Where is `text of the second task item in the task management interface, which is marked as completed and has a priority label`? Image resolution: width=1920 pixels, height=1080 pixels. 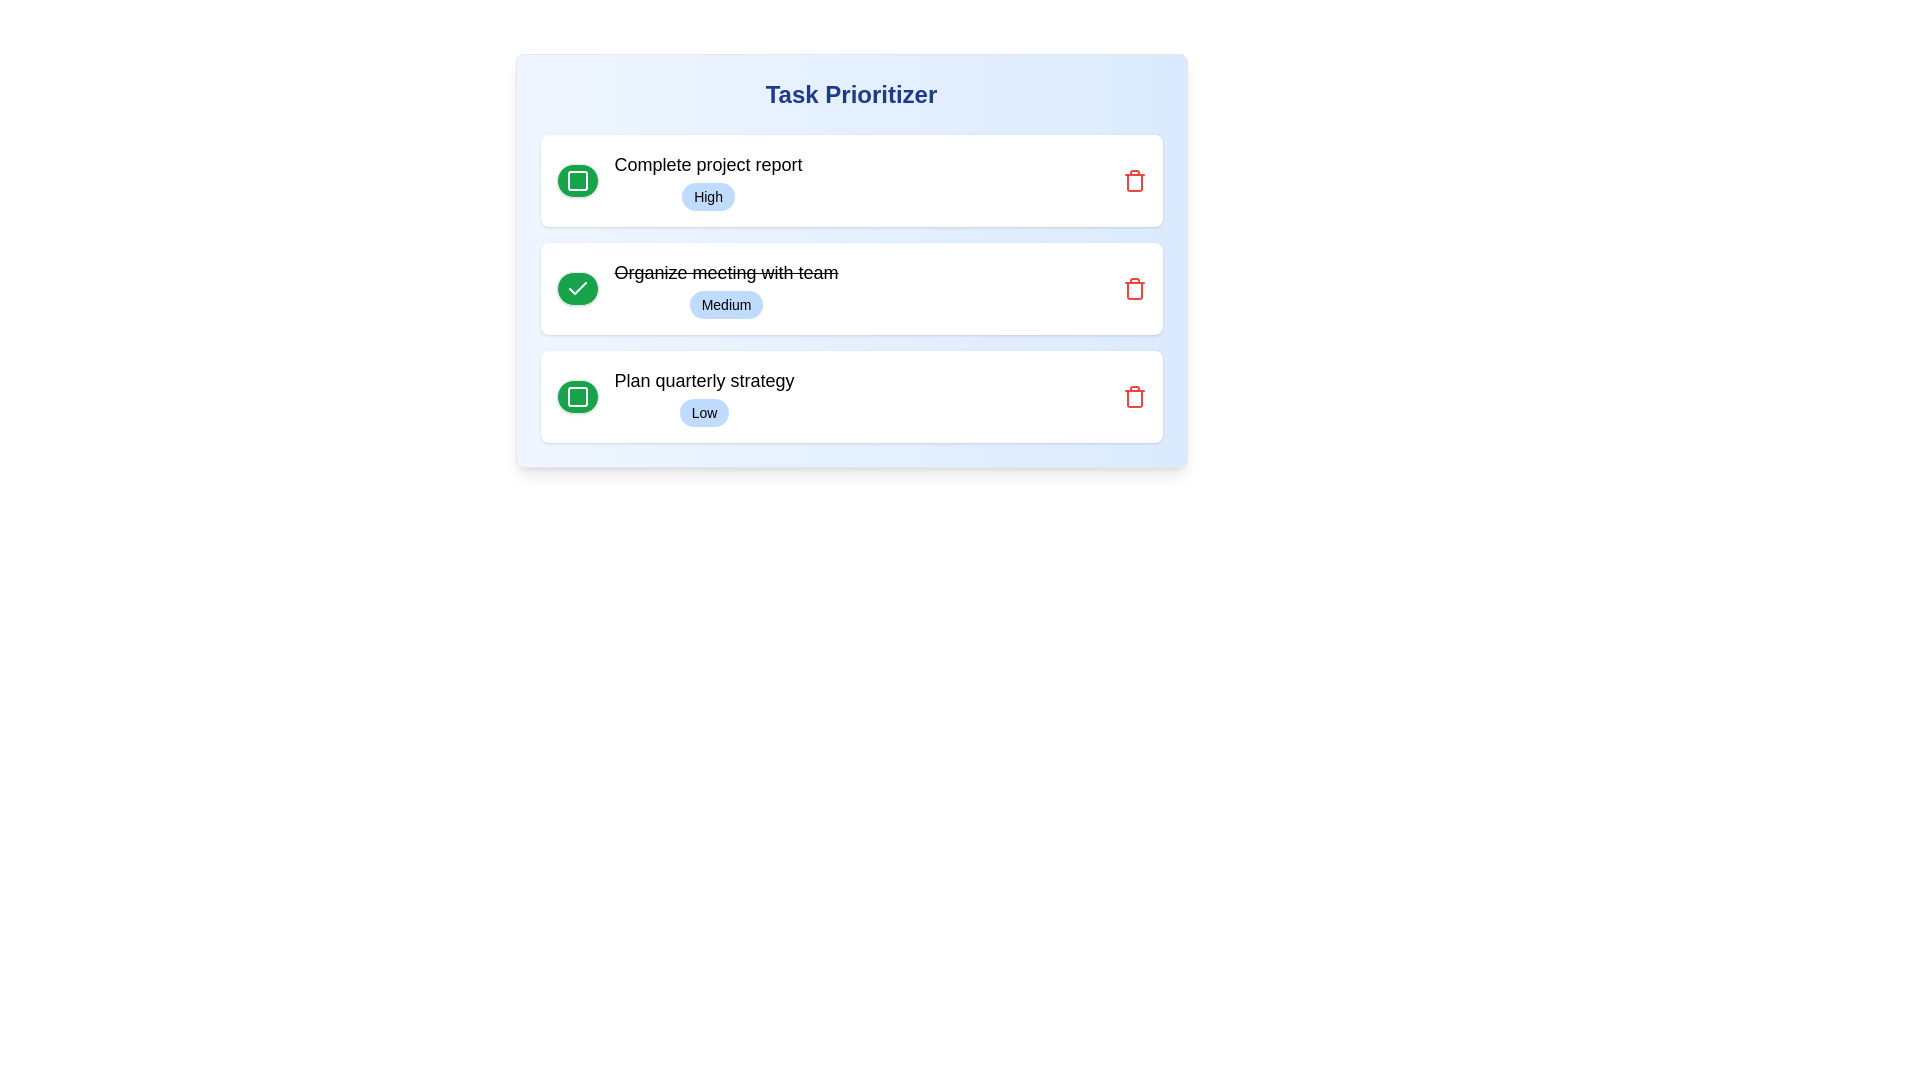 text of the second task item in the task management interface, which is marked as completed and has a priority label is located at coordinates (697, 289).